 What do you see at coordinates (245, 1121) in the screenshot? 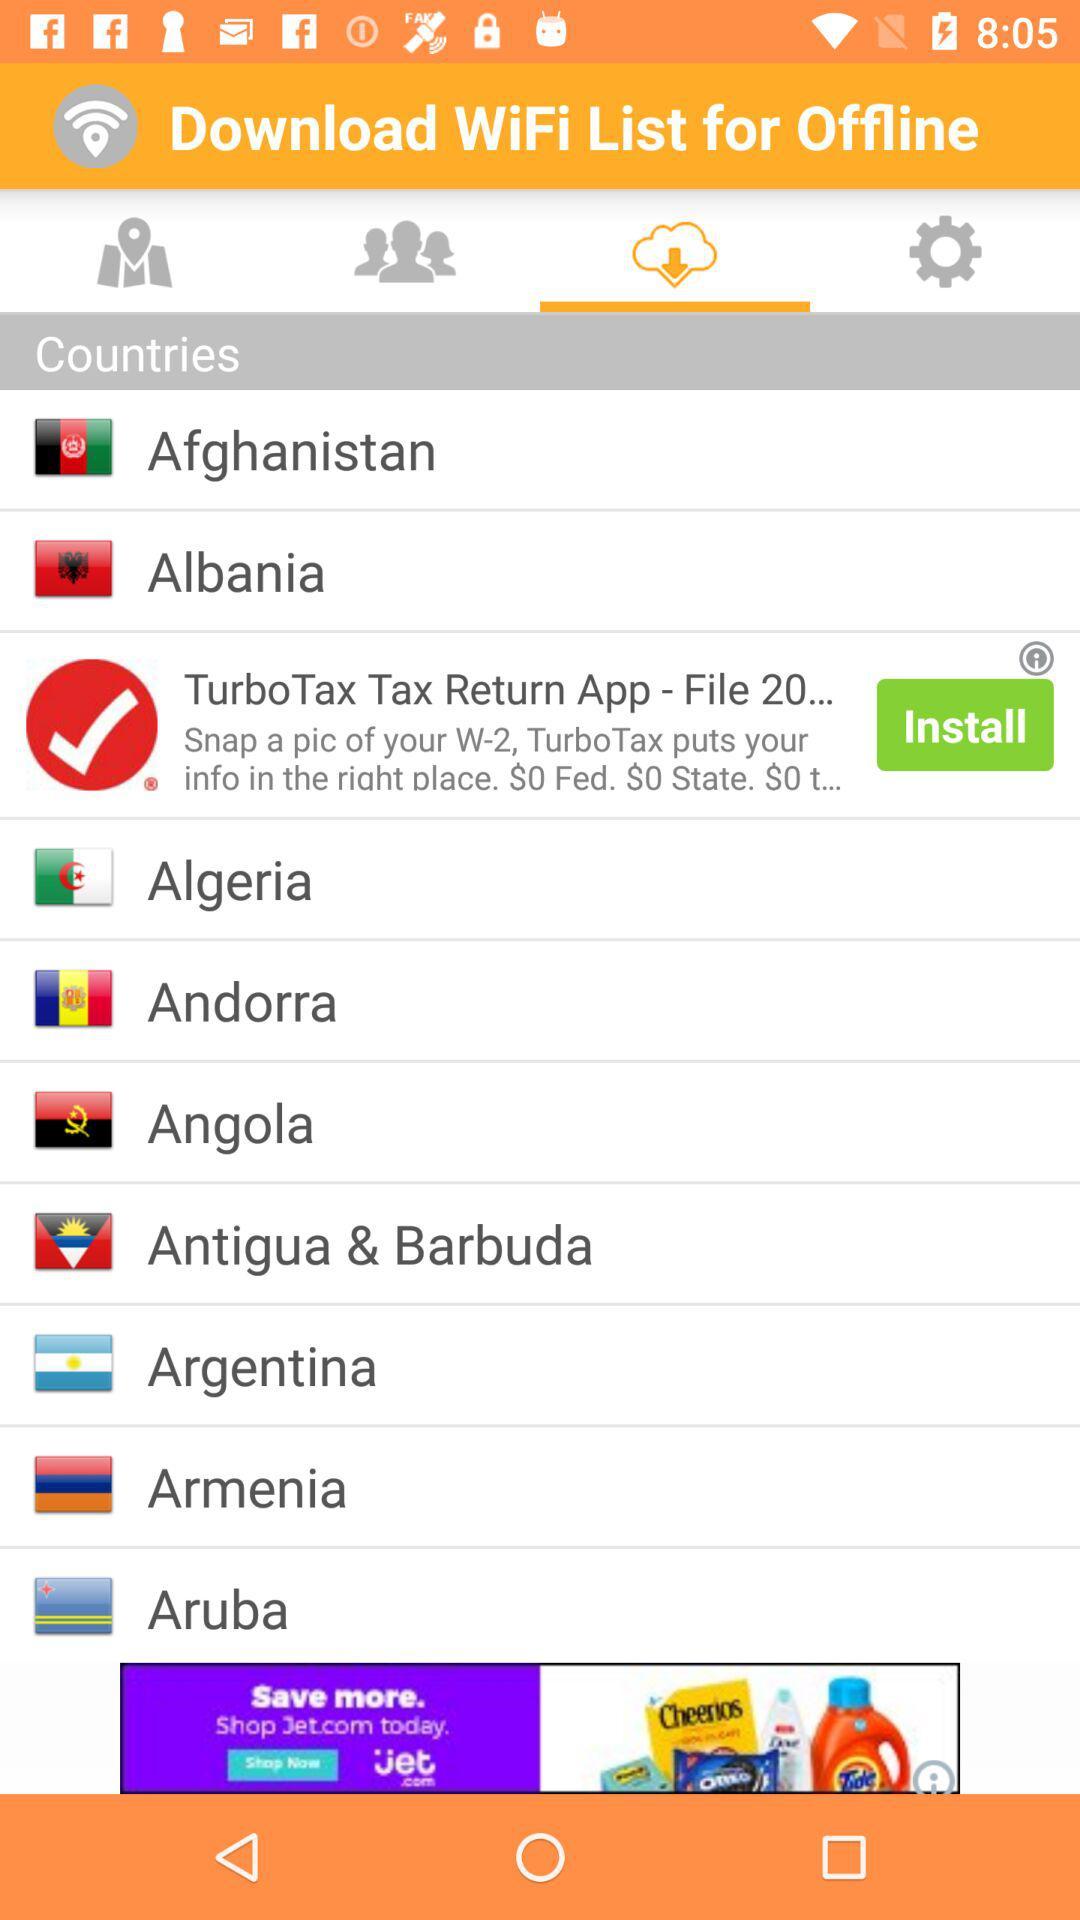
I see `angola item` at bounding box center [245, 1121].